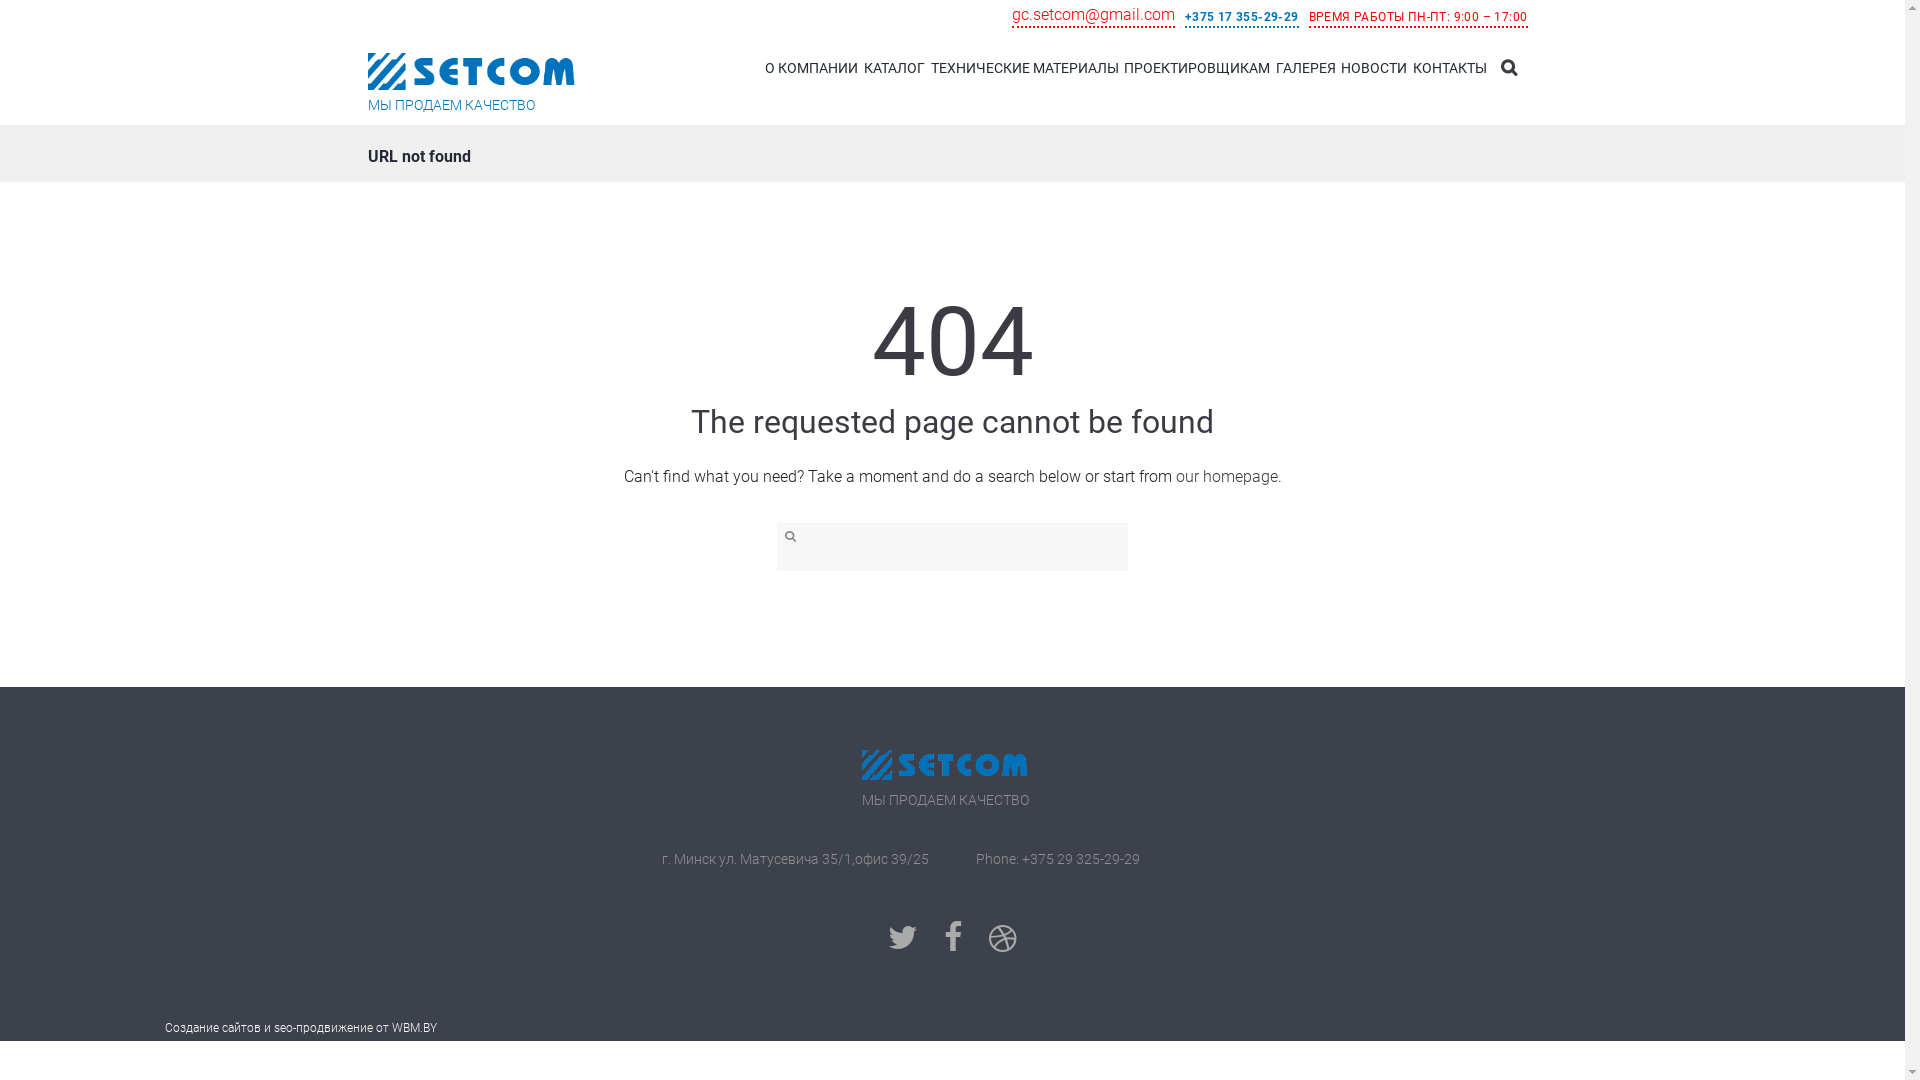 The height and width of the screenshot is (1080, 1920). What do you see at coordinates (1012, 16) in the screenshot?
I see `'gc.setcom@gmail.com'` at bounding box center [1012, 16].